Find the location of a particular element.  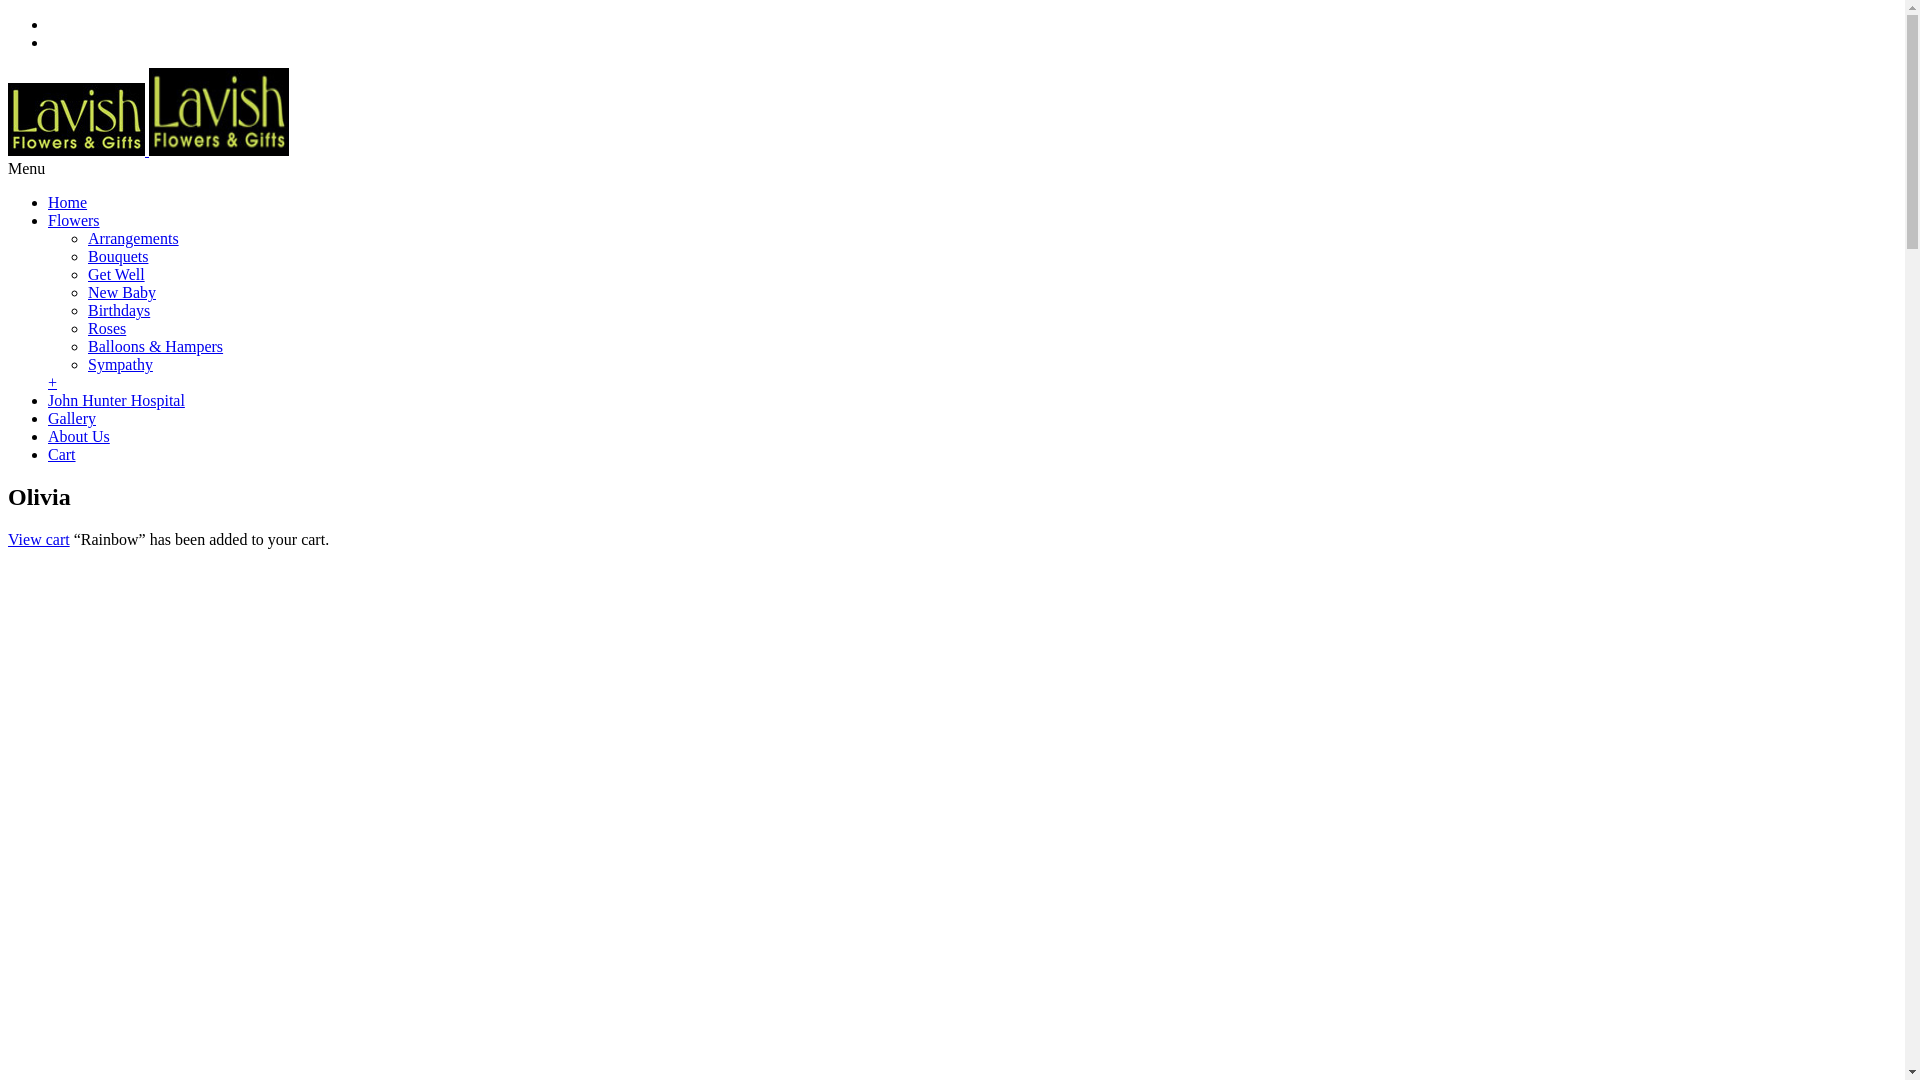

'+' is located at coordinates (52, 382).